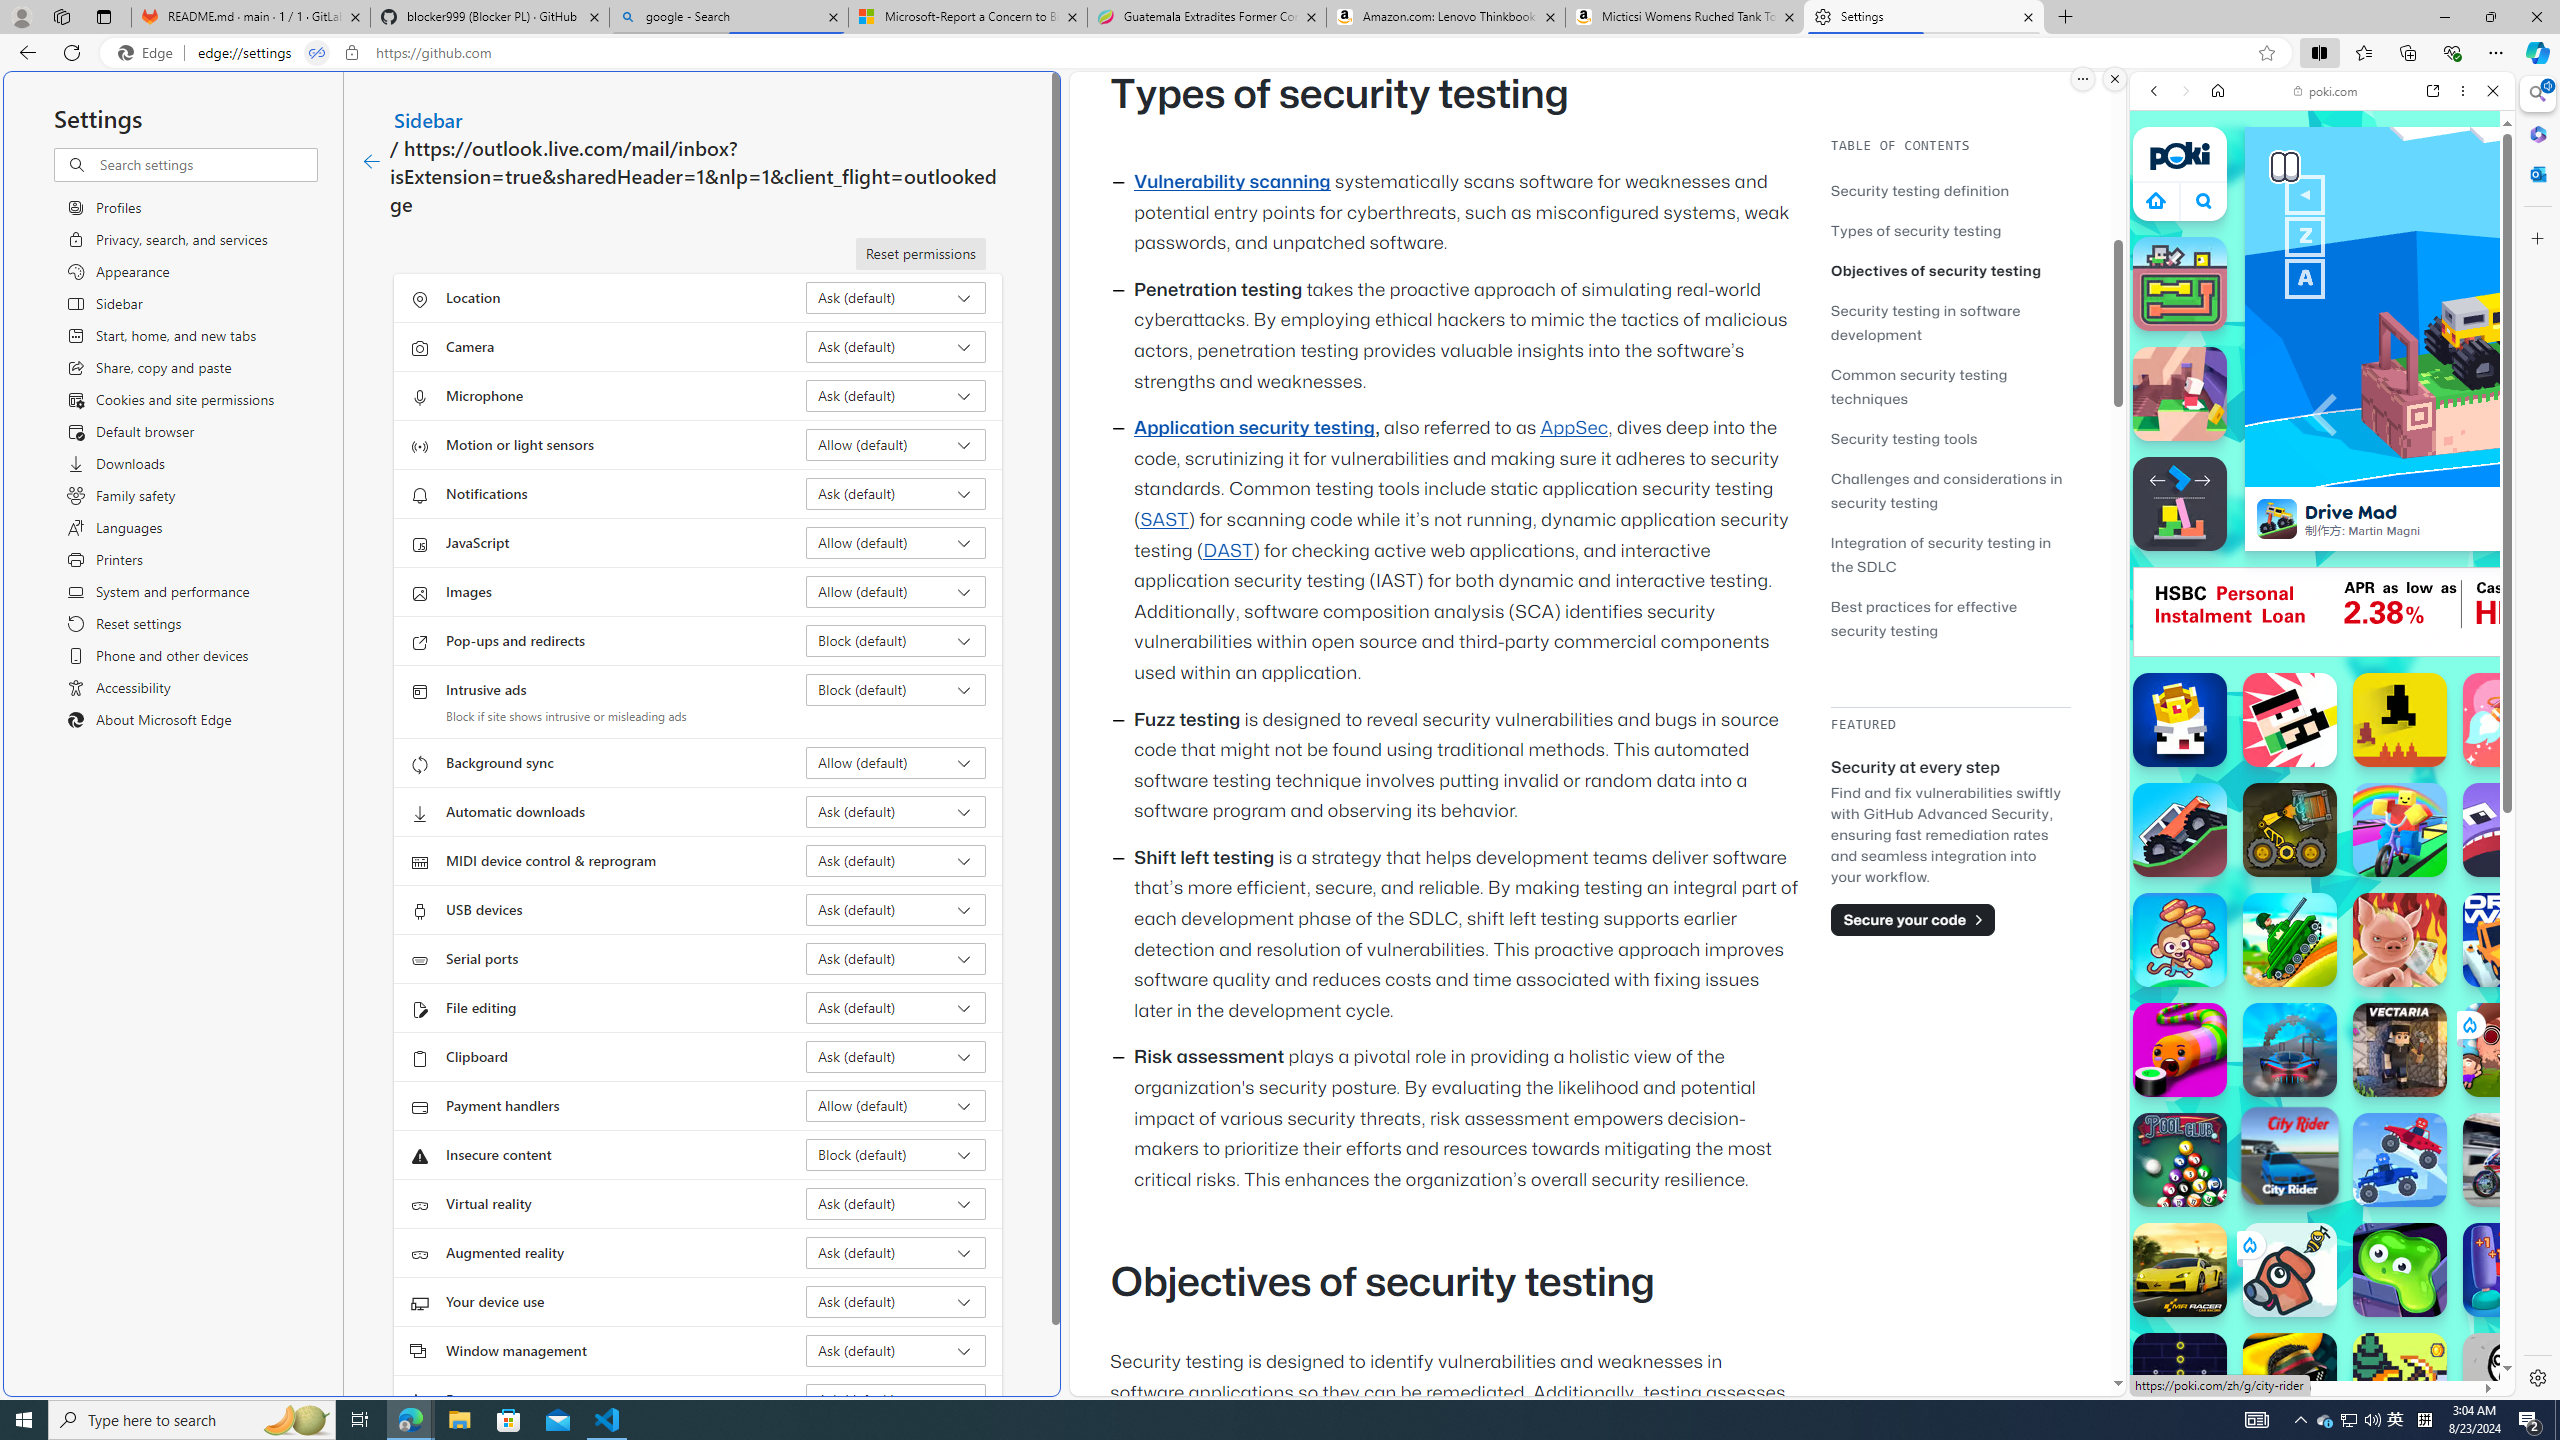  I want to click on 'Objectives of security testing', so click(1949, 269).